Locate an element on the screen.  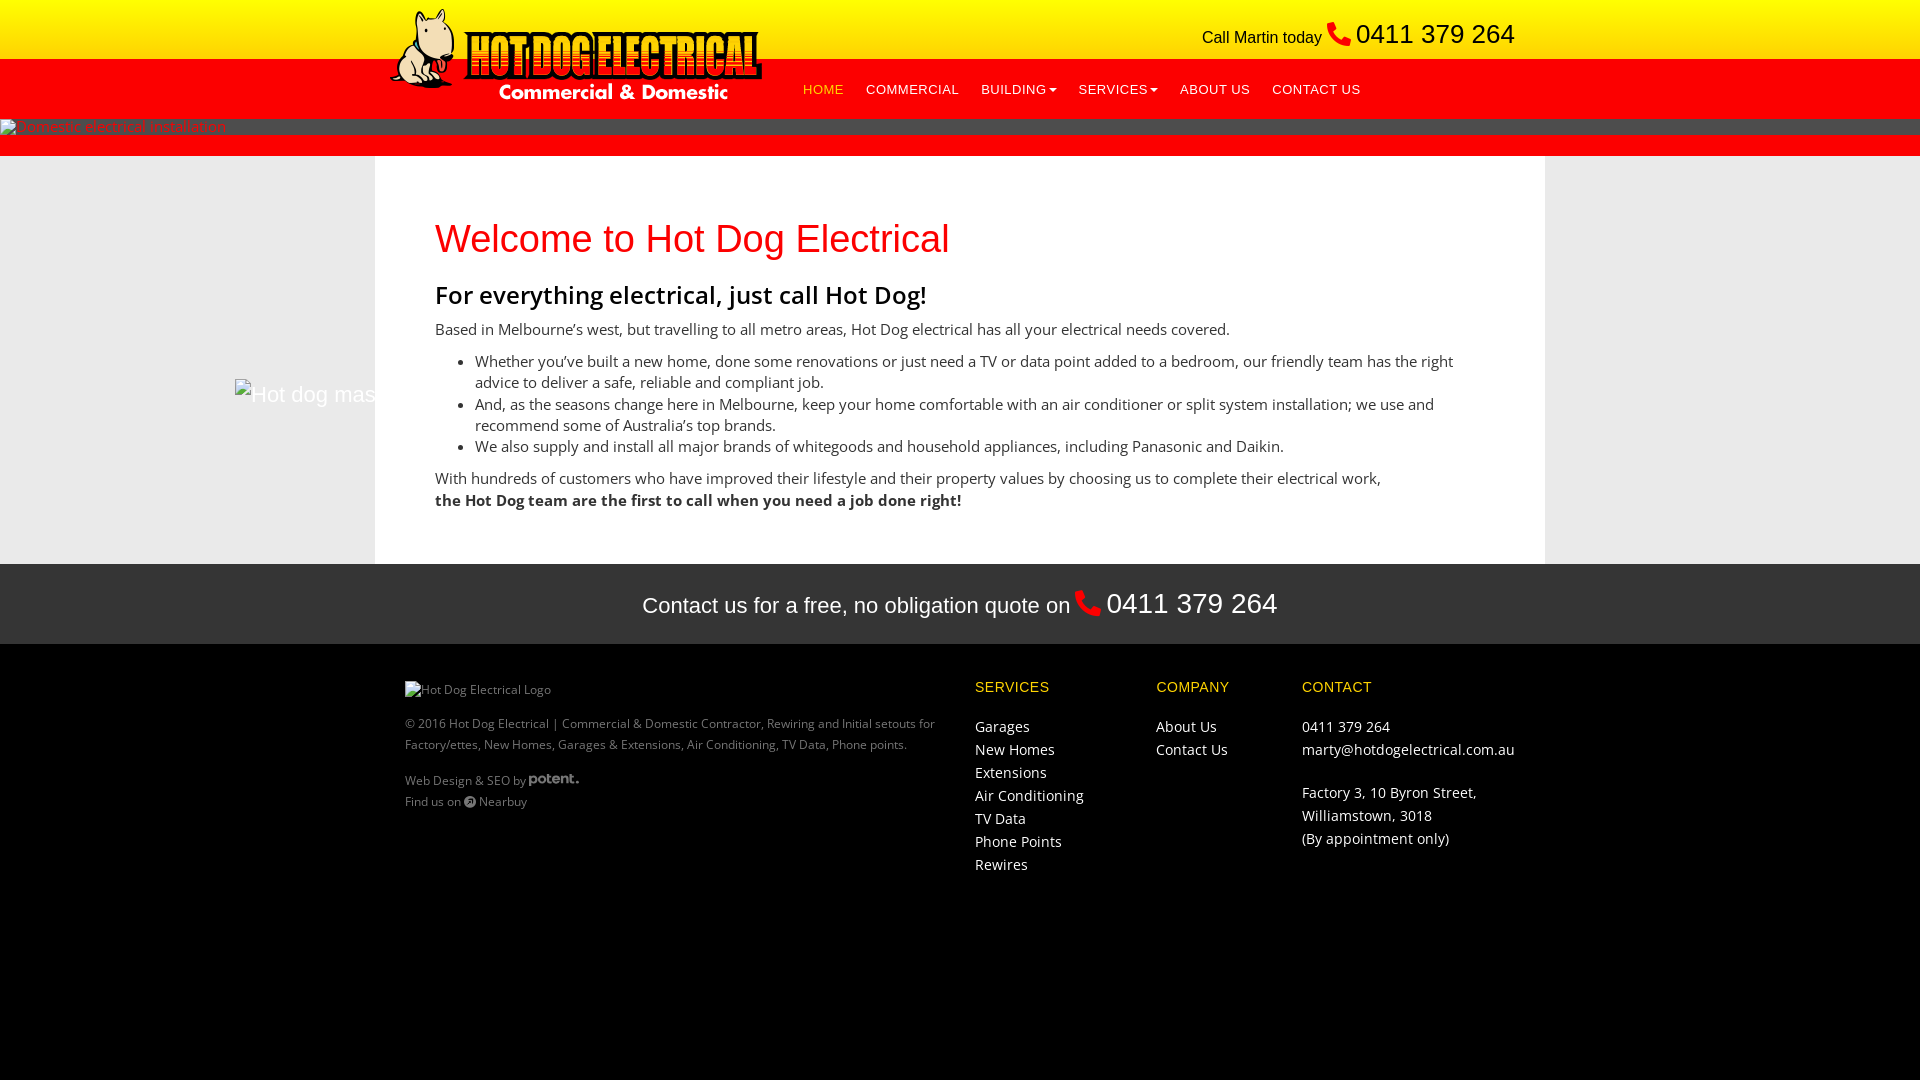
'marty@hotdogelectrical.com.au' is located at coordinates (1407, 749).